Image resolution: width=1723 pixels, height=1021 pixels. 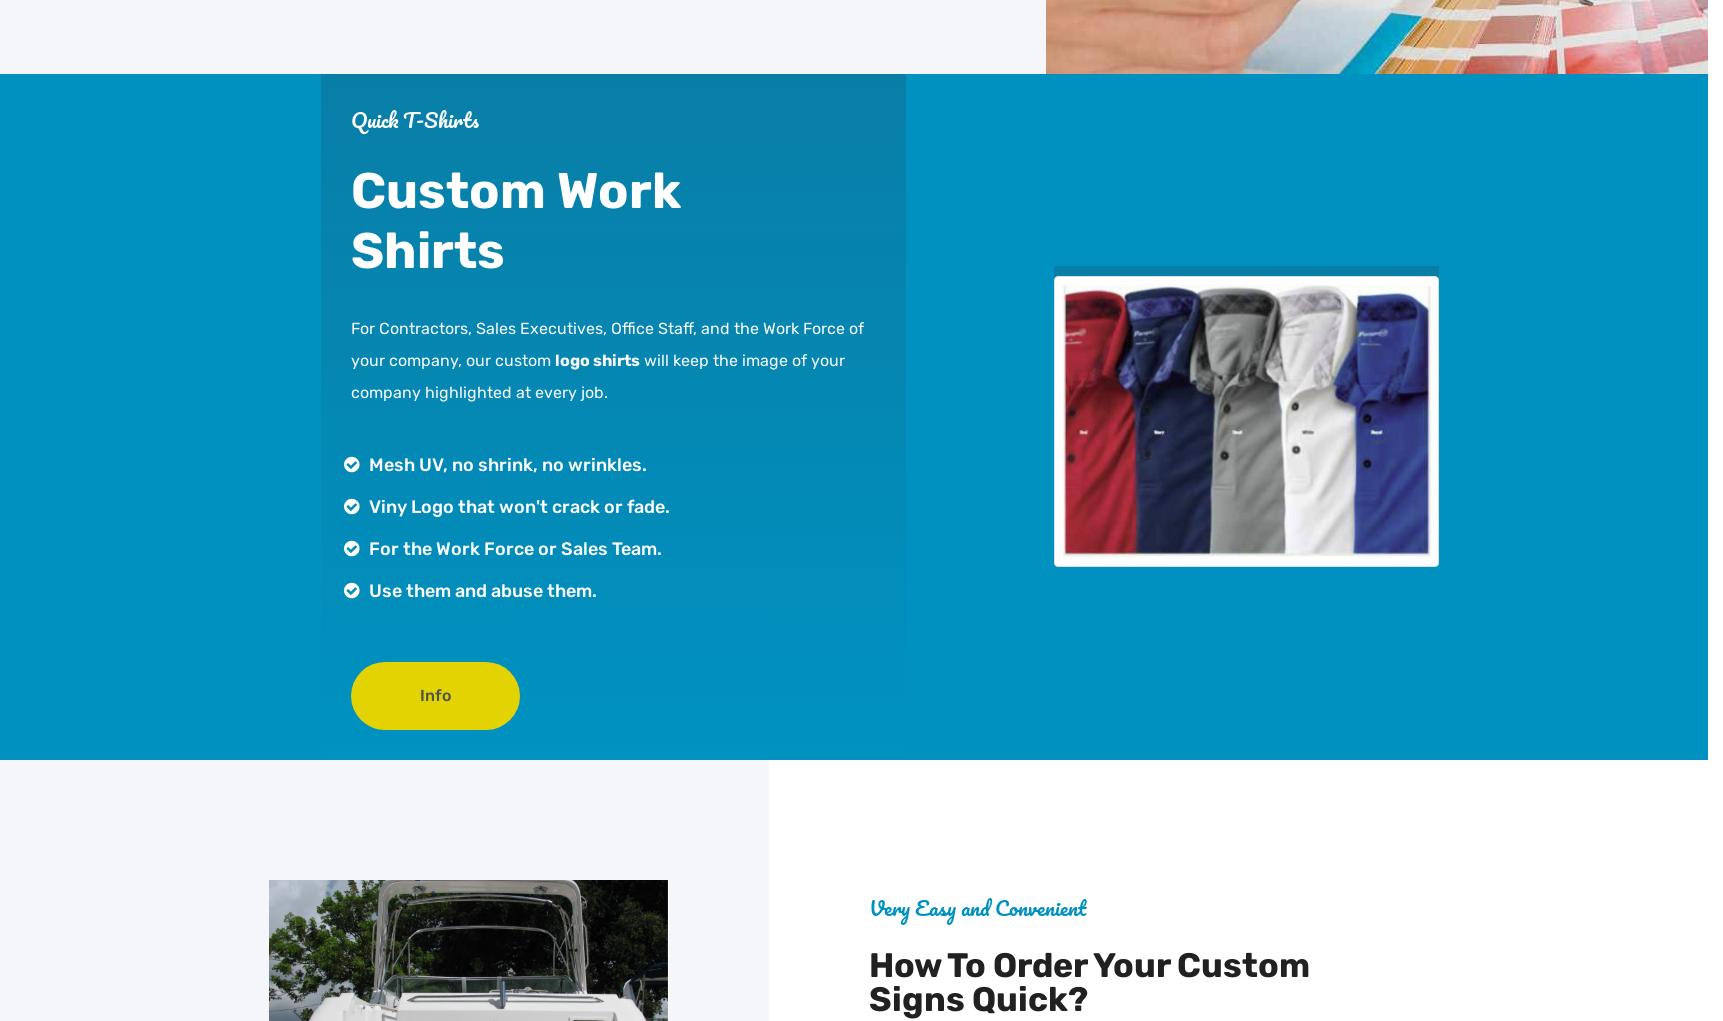 I want to click on 'logo shirts', so click(x=553, y=359).